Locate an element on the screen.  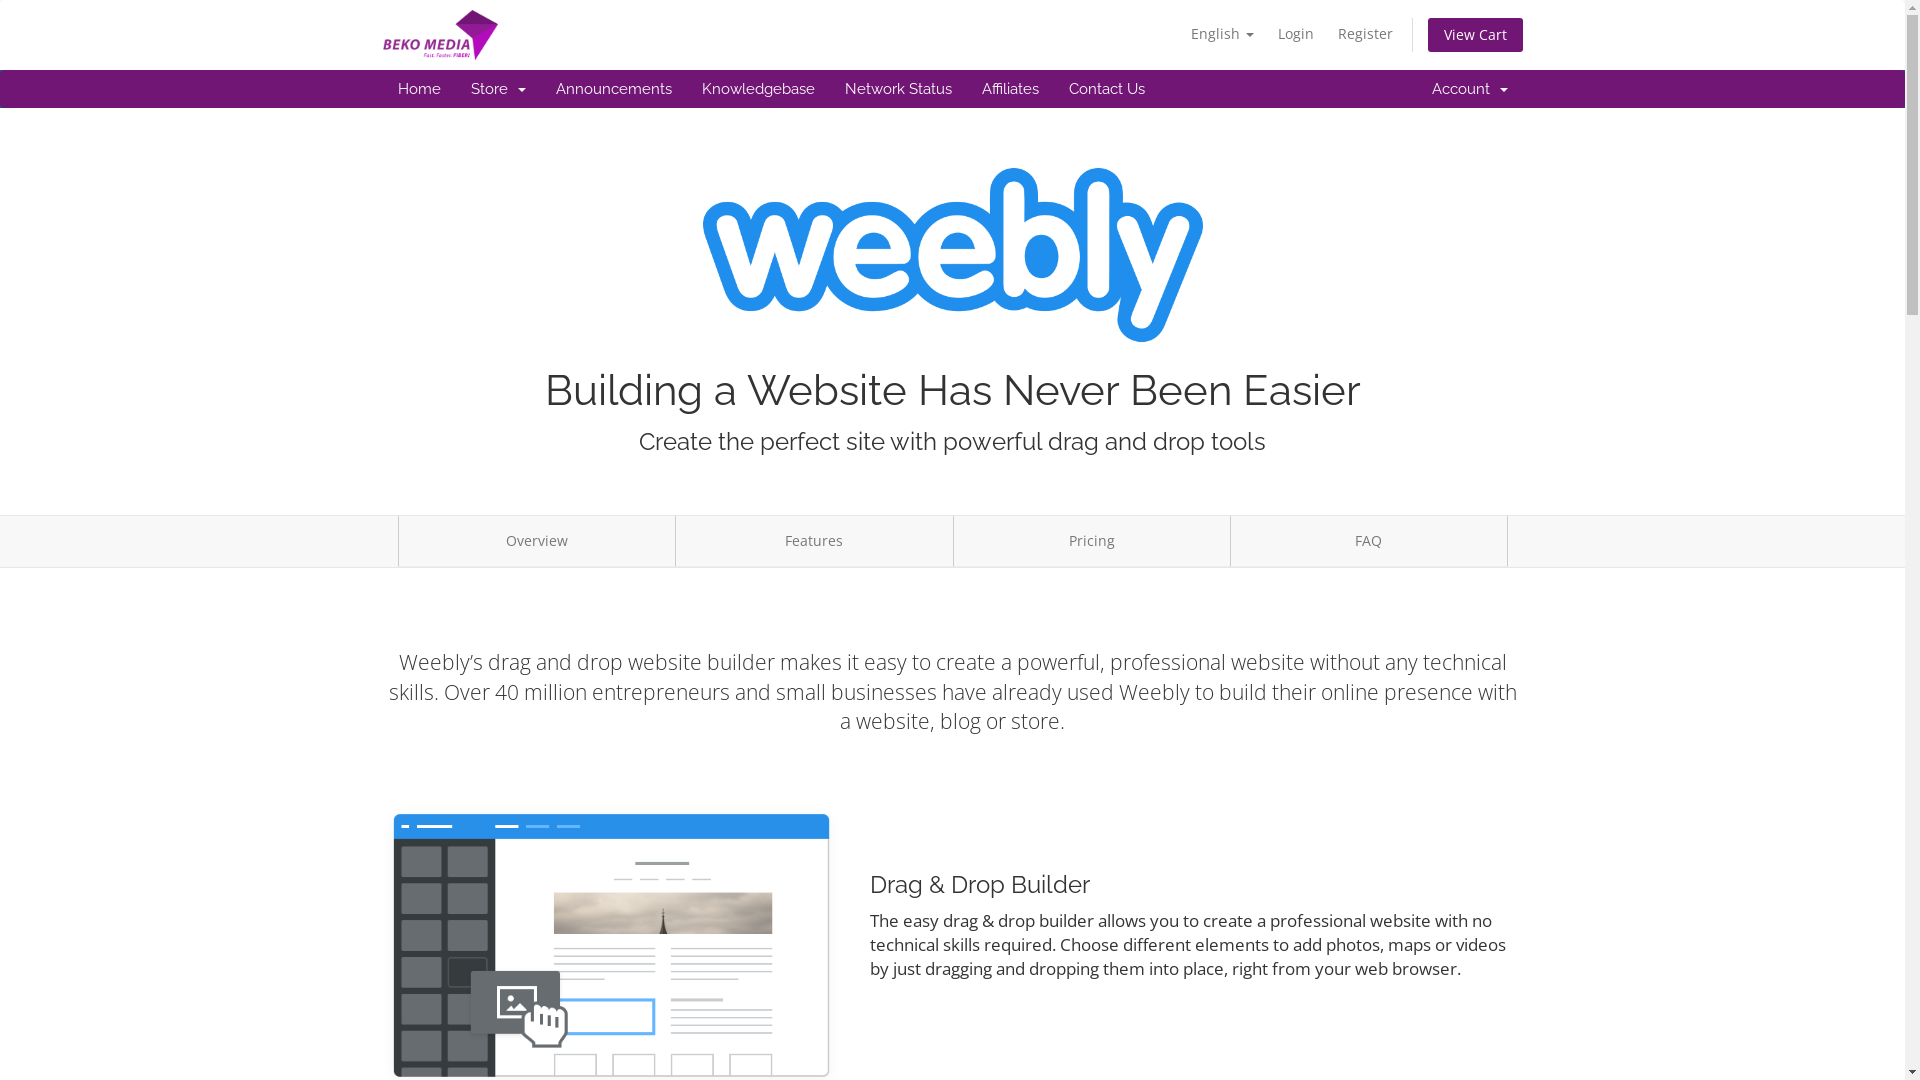
'Features' is located at coordinates (814, 541).